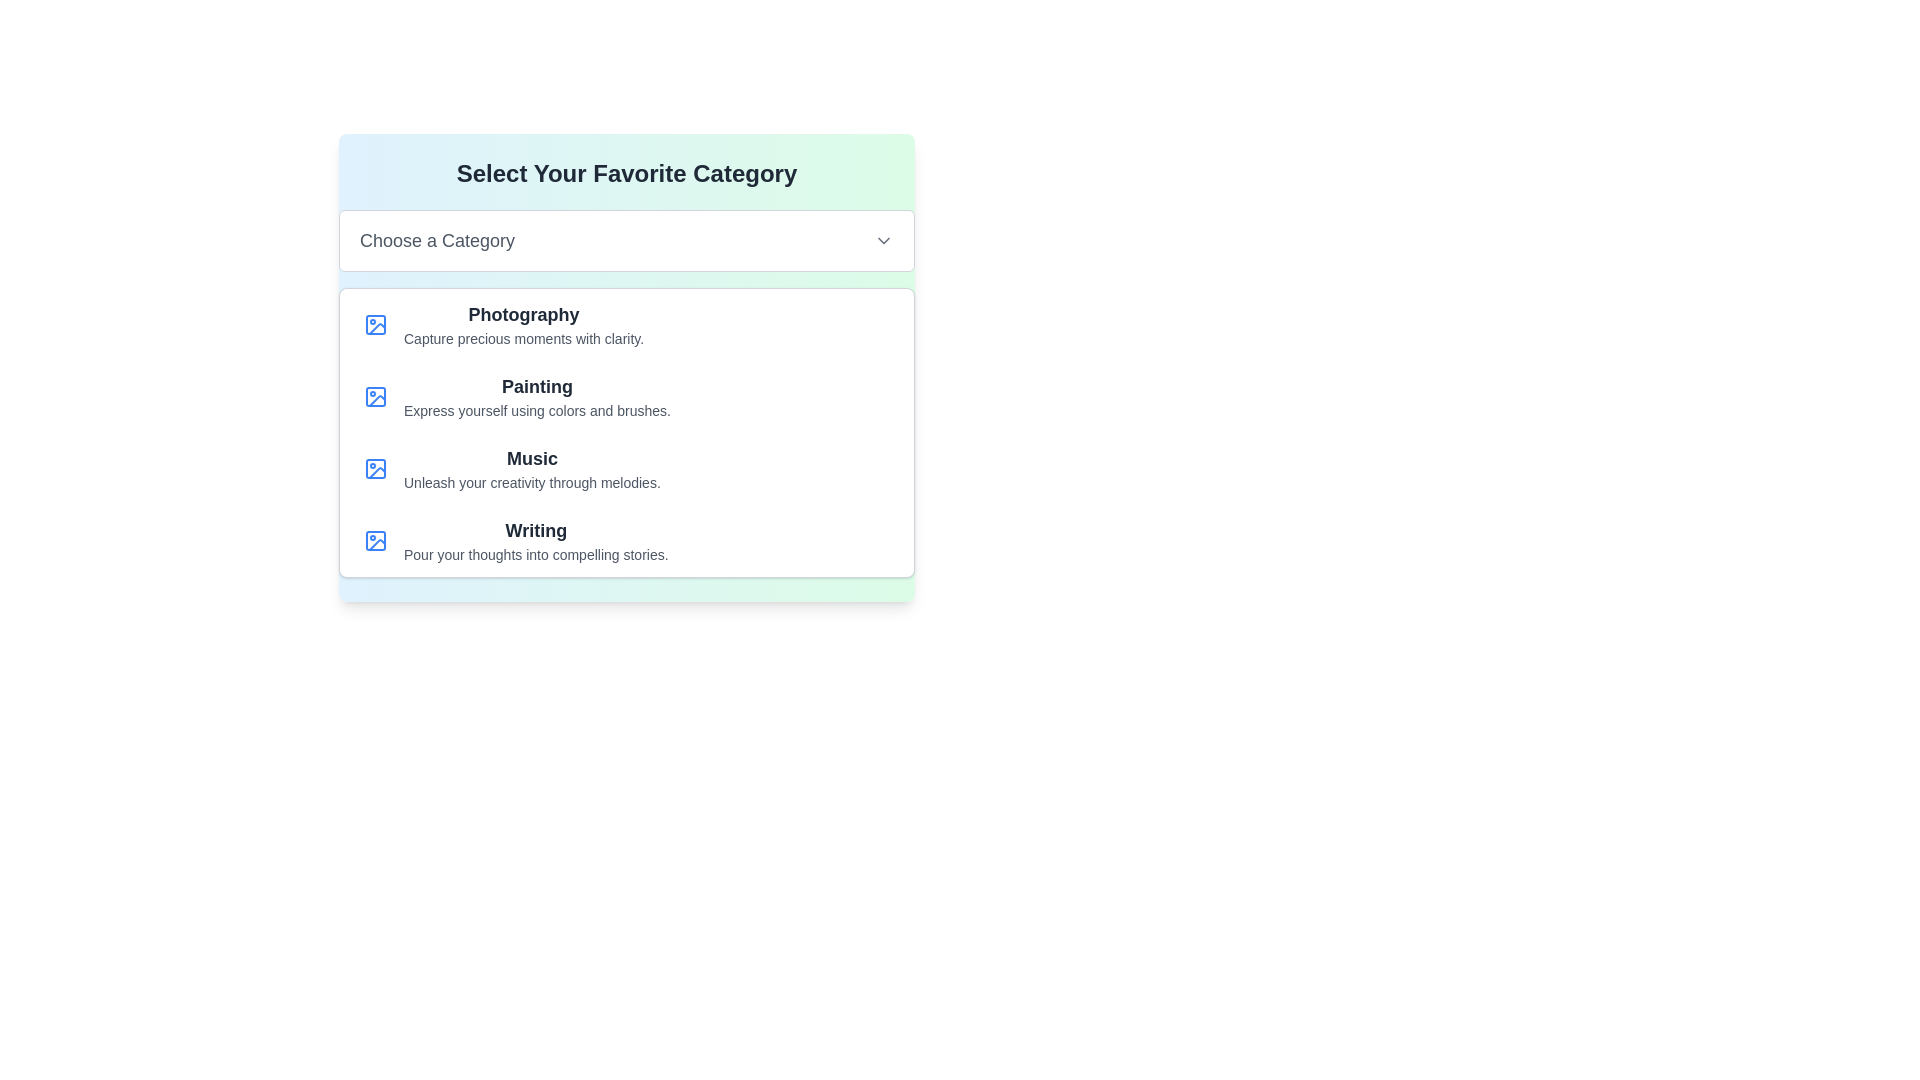  Describe the element at coordinates (524, 338) in the screenshot. I see `the informational text element that reads 'Capture precious moments with clarity', located underneath the 'Photography' heading in the top-left section of the list` at that location.